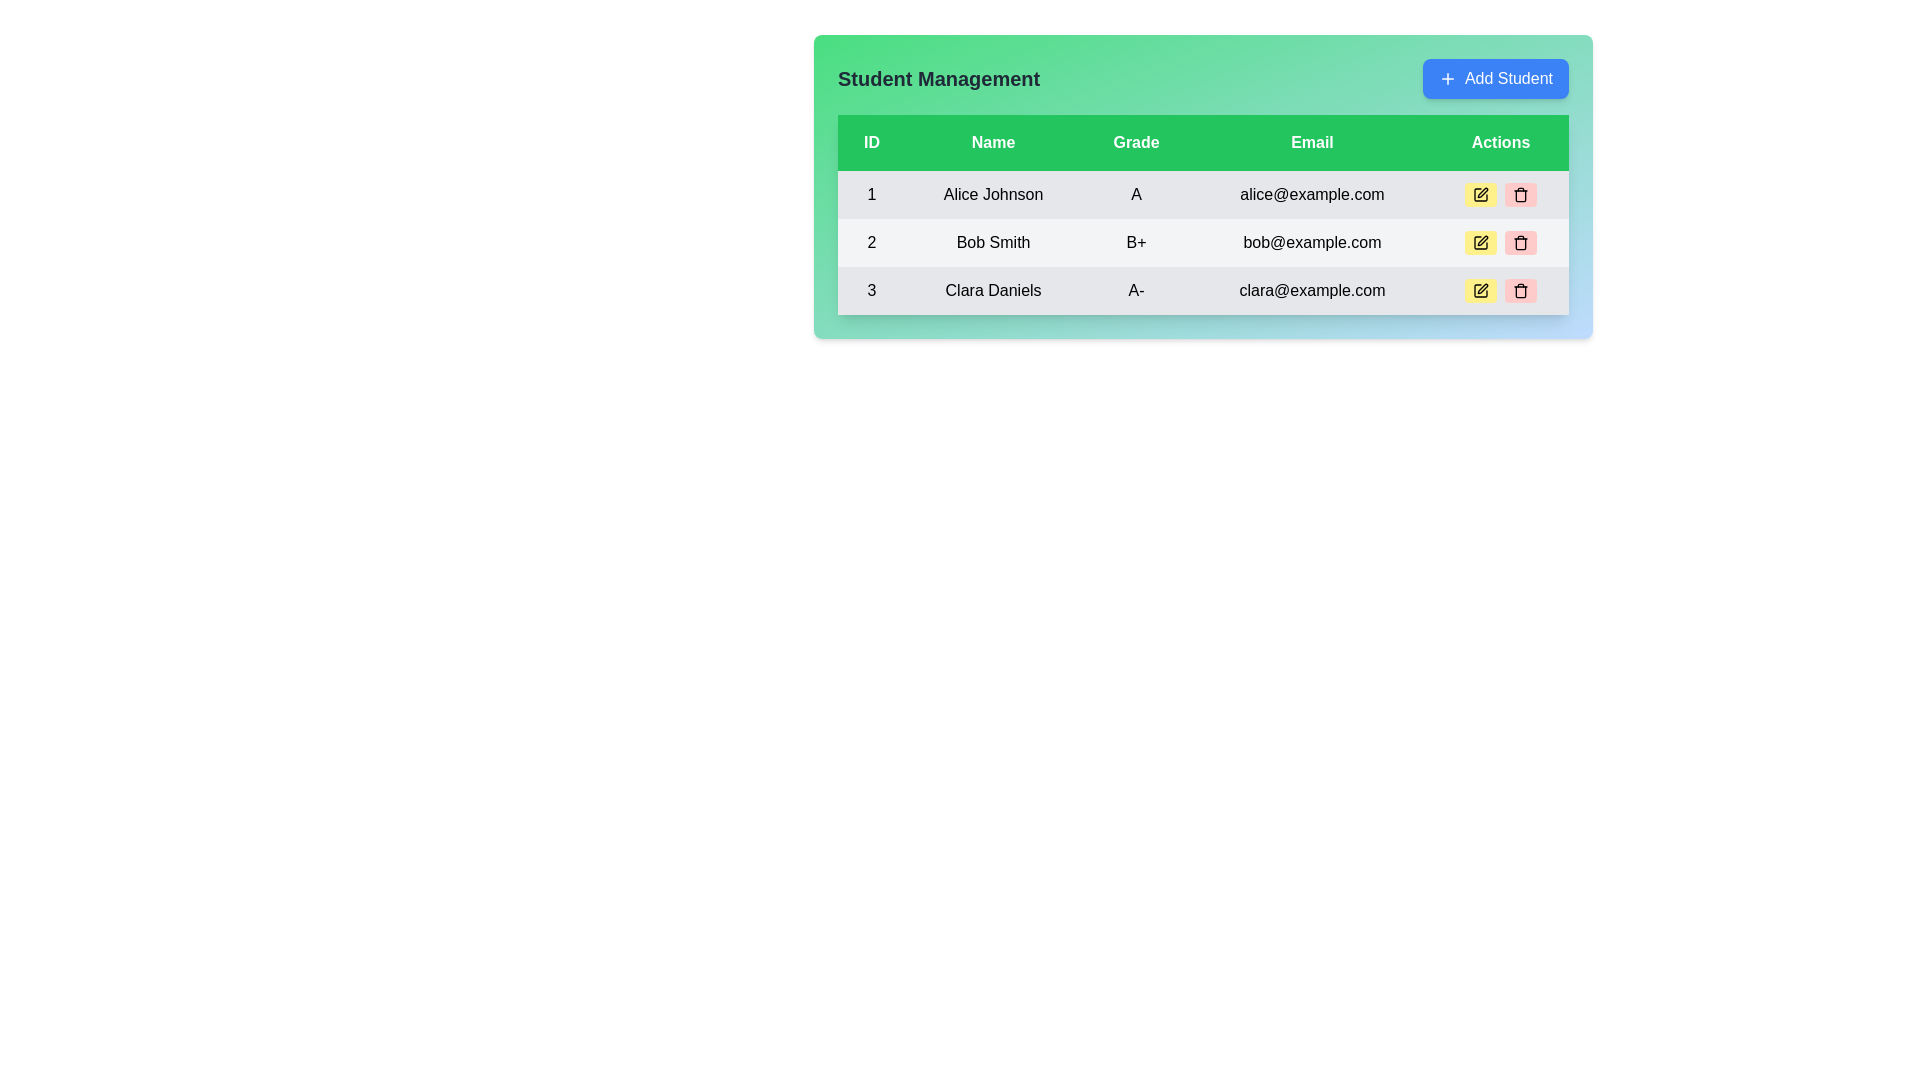 This screenshot has height=1080, width=1920. Describe the element at coordinates (872, 290) in the screenshot. I see `the centered number '3' in the first column of the third row of the table related to 'Clara Daniels'` at that location.